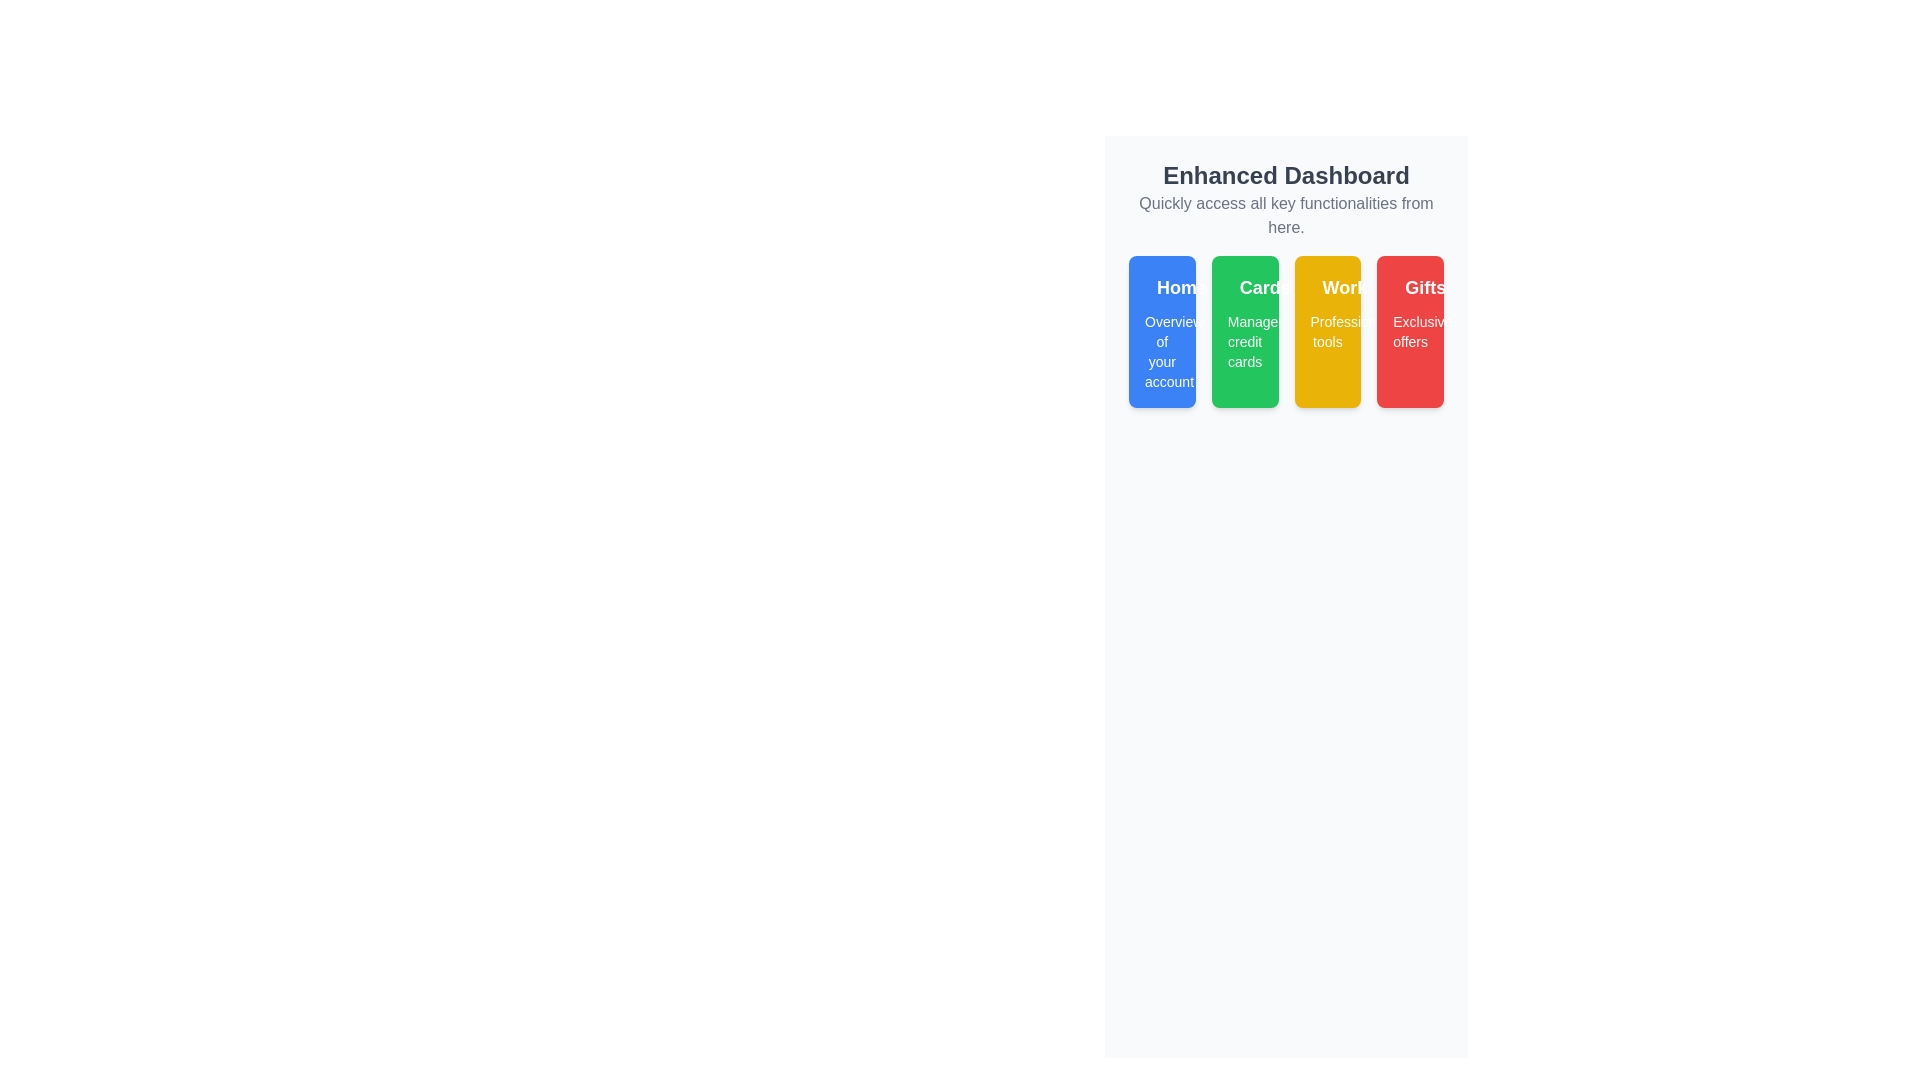 This screenshot has height=1080, width=1920. I want to click on the label indicating the functionality of the associated 'Cards' button, so click(1264, 288).